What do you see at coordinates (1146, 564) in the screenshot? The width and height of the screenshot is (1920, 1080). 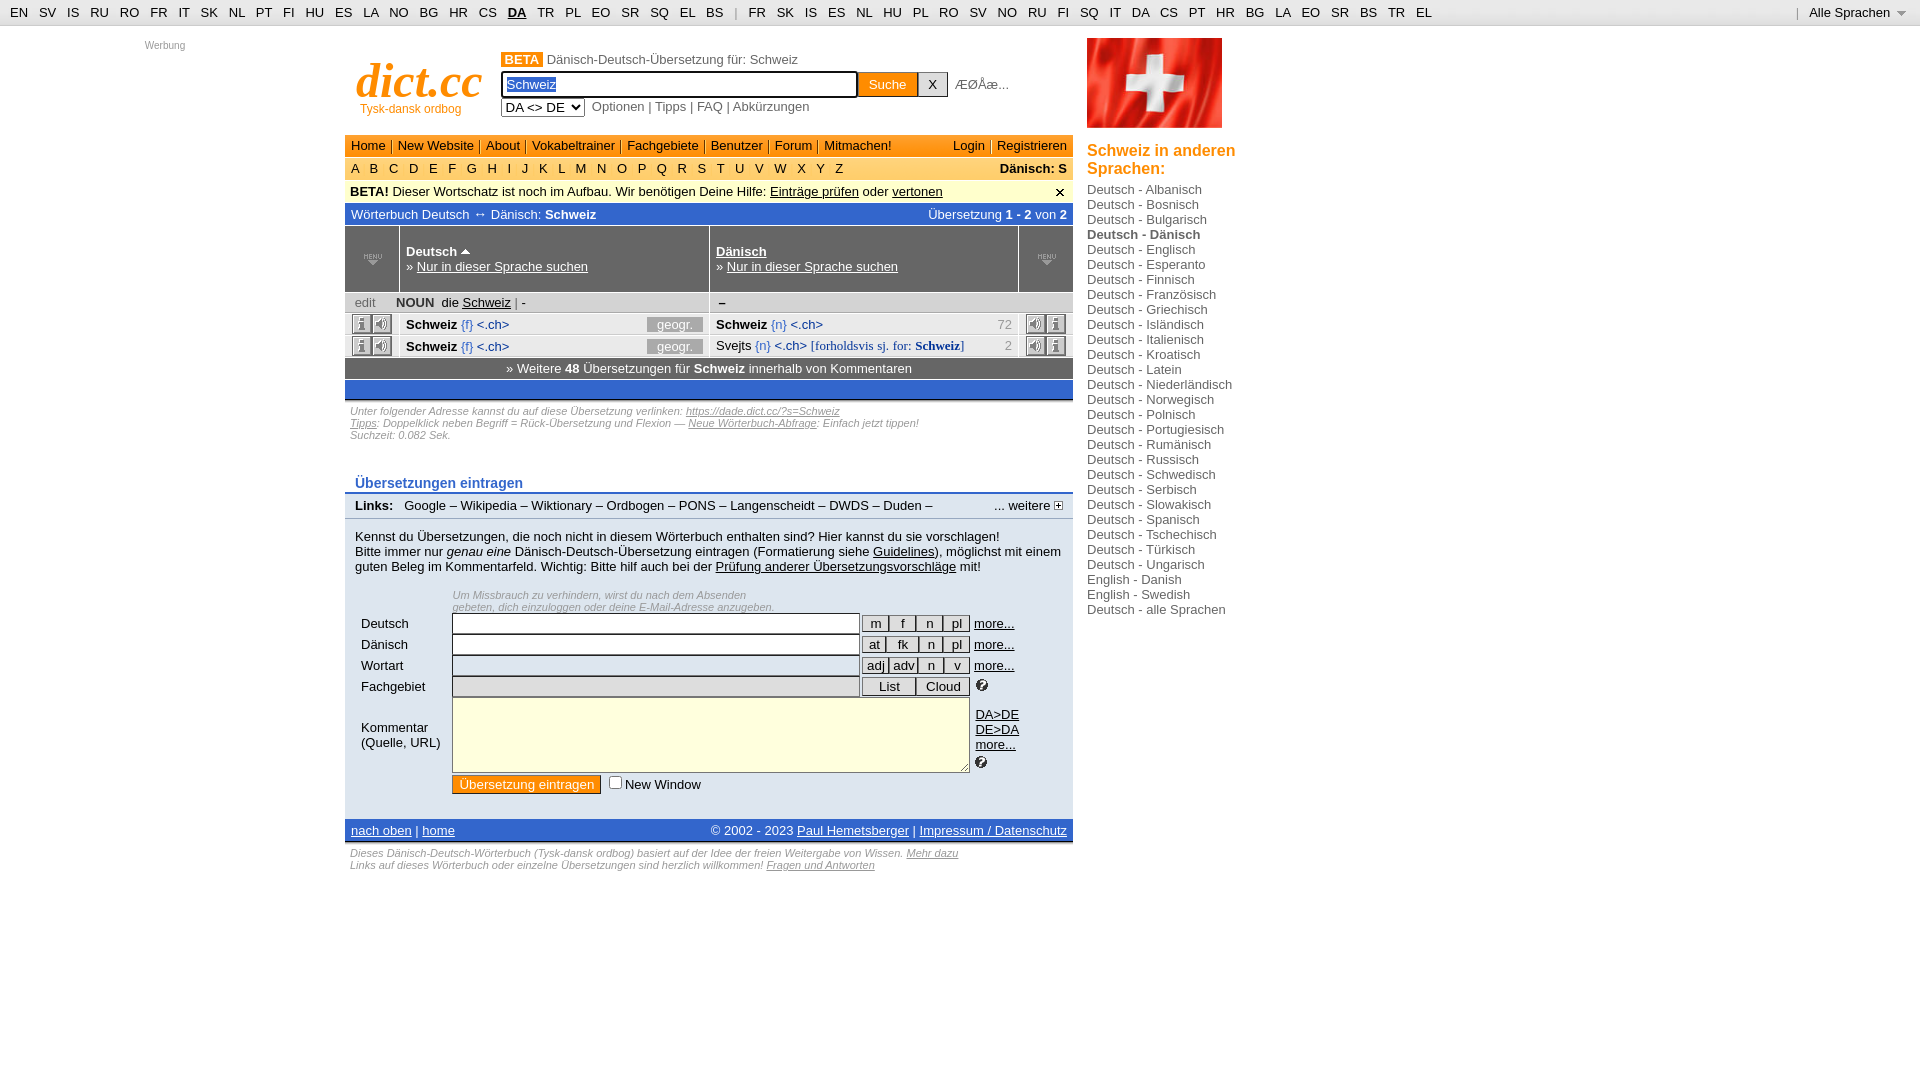 I see `'Deutsch - Ungarisch'` at bounding box center [1146, 564].